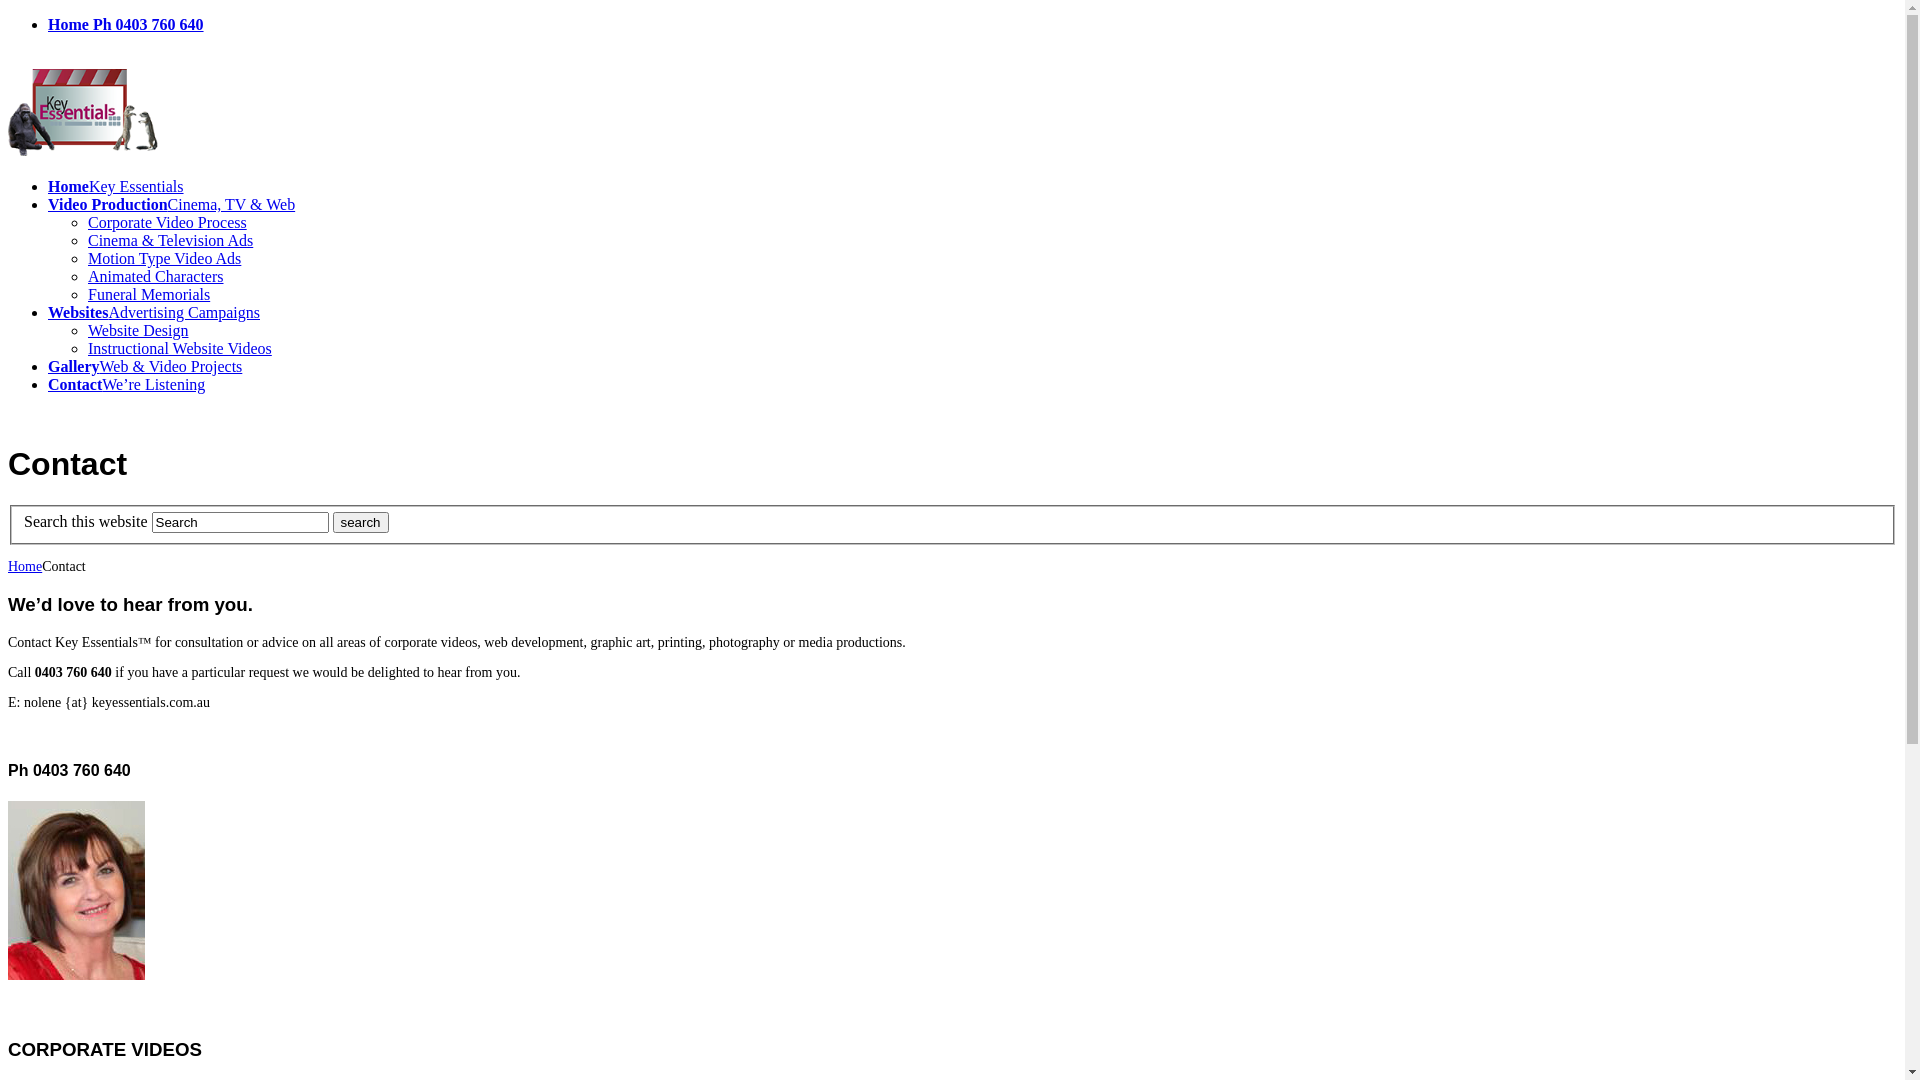  What do you see at coordinates (170, 239) in the screenshot?
I see `'Cinema & Television Ads'` at bounding box center [170, 239].